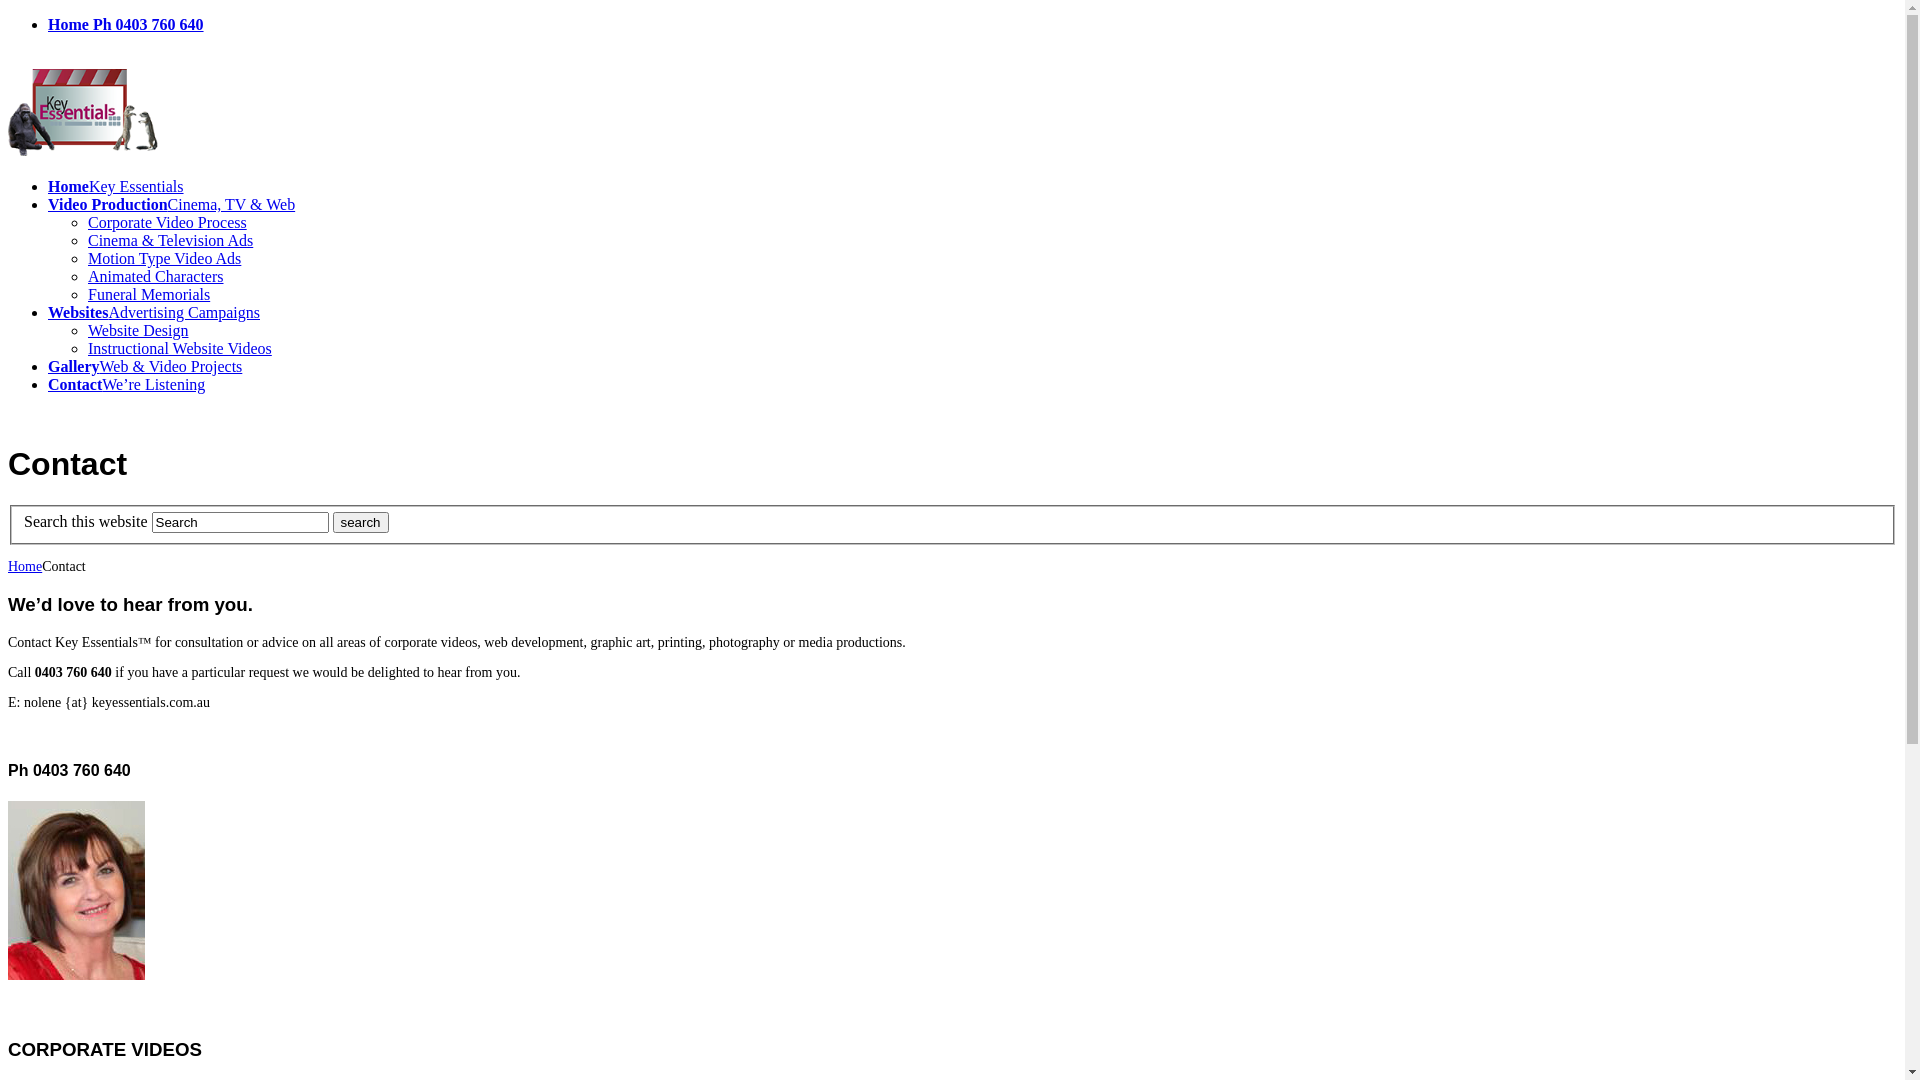  What do you see at coordinates (170, 239) in the screenshot?
I see `'Cinema & Television Ads'` at bounding box center [170, 239].